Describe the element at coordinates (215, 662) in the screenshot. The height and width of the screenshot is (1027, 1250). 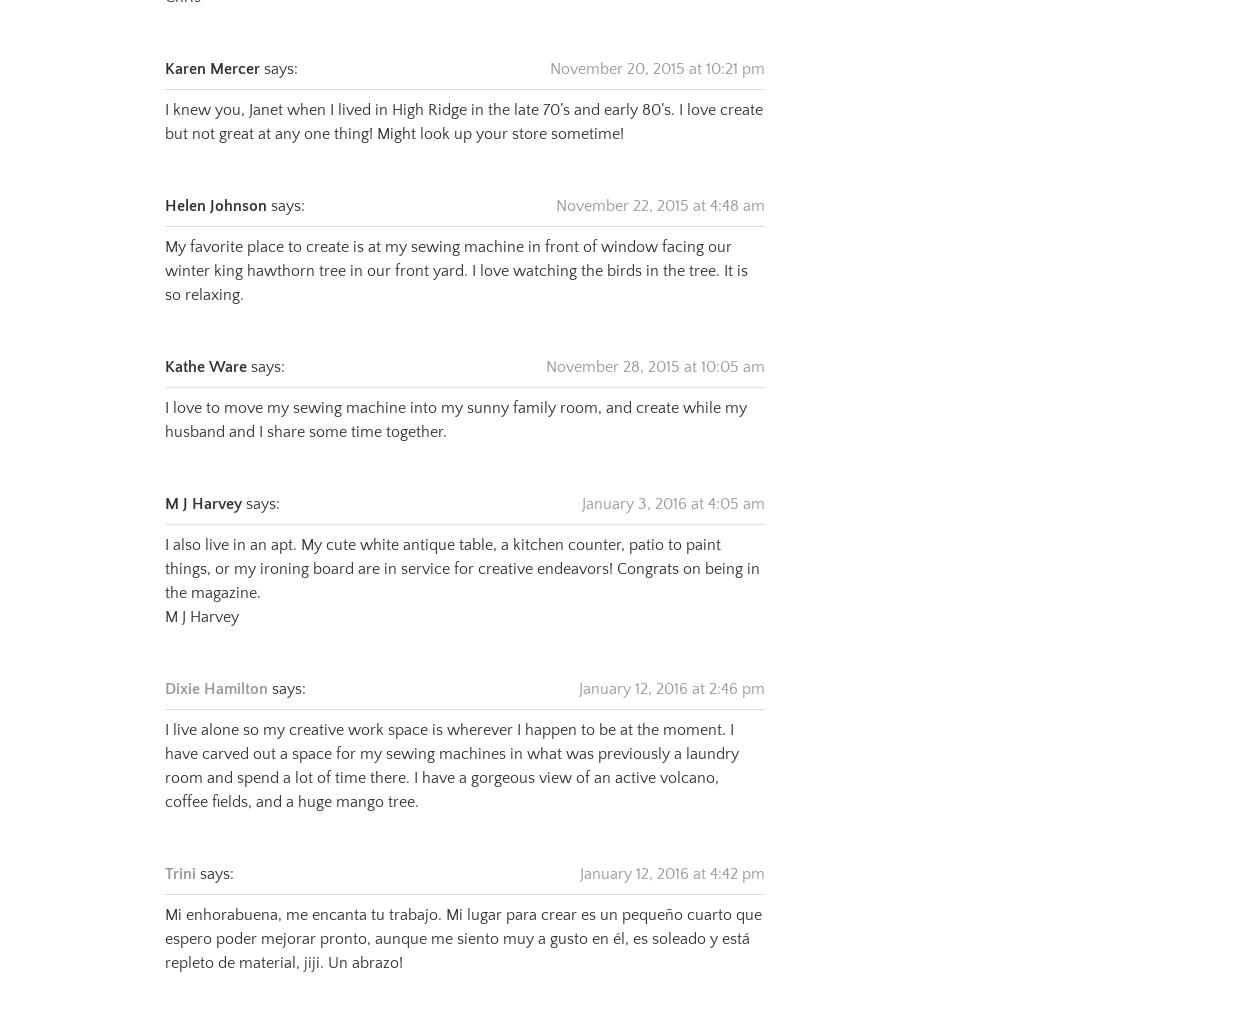
I see `'Dixie Hamilton'` at that location.